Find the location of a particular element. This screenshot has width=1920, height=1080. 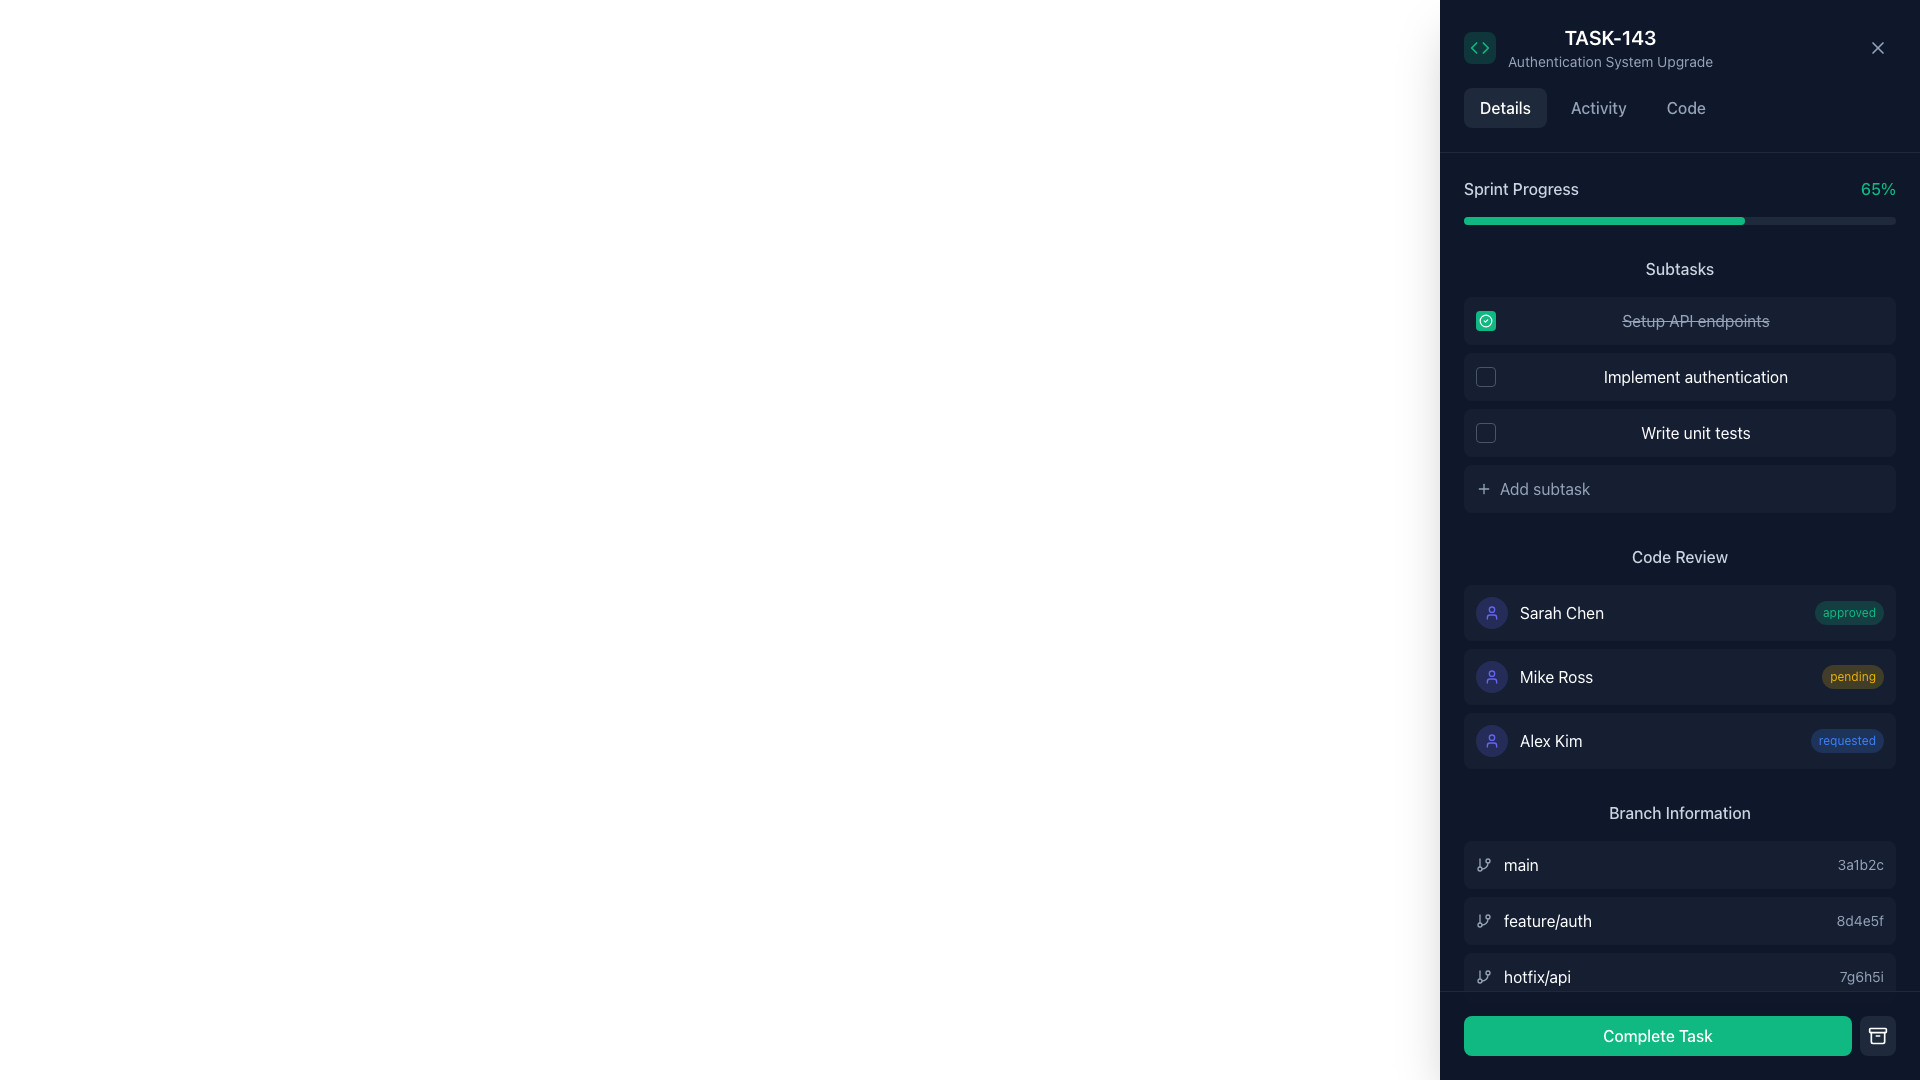

progress value is located at coordinates (1700, 220).